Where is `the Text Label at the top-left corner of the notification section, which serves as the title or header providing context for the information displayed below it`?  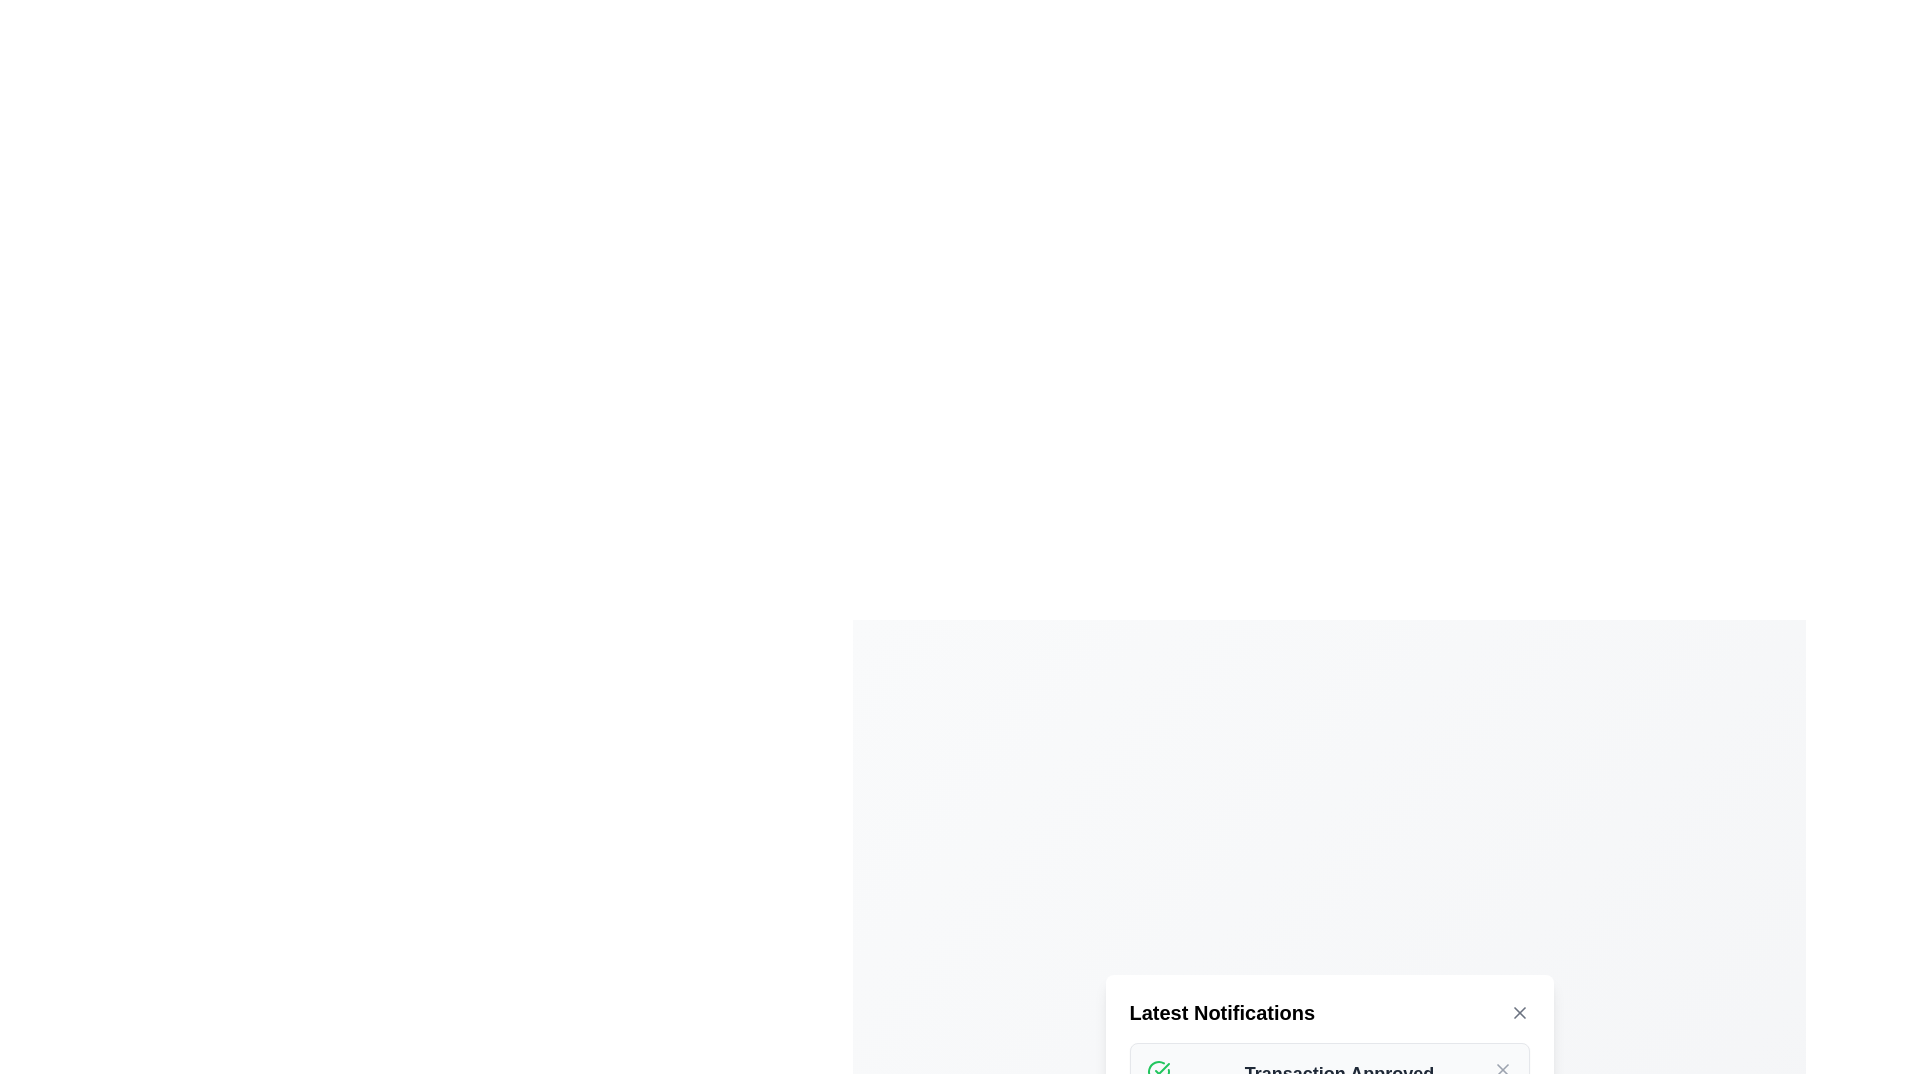
the Text Label at the top-left corner of the notification section, which serves as the title or header providing context for the information displayed below it is located at coordinates (1221, 1013).